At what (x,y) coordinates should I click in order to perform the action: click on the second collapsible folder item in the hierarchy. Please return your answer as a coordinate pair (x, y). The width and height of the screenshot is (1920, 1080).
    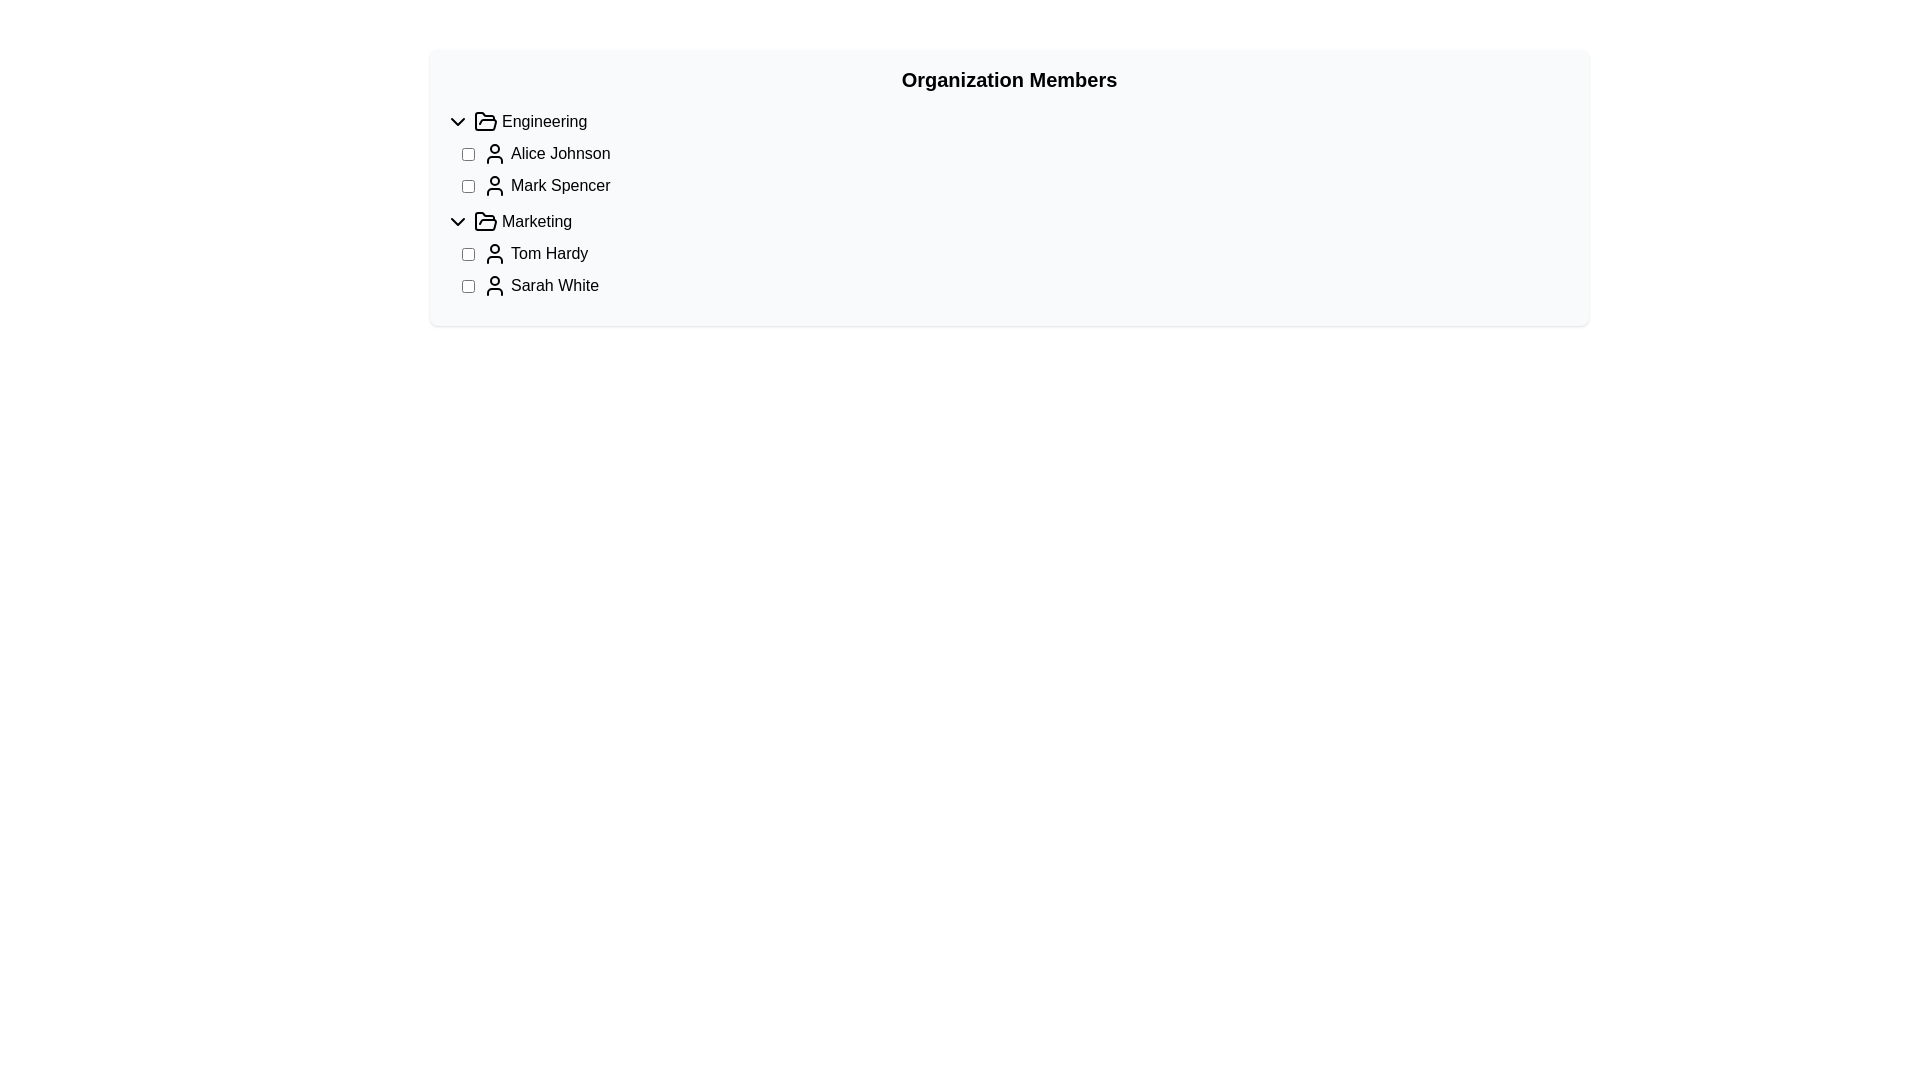
    Looking at the image, I should click on (523, 222).